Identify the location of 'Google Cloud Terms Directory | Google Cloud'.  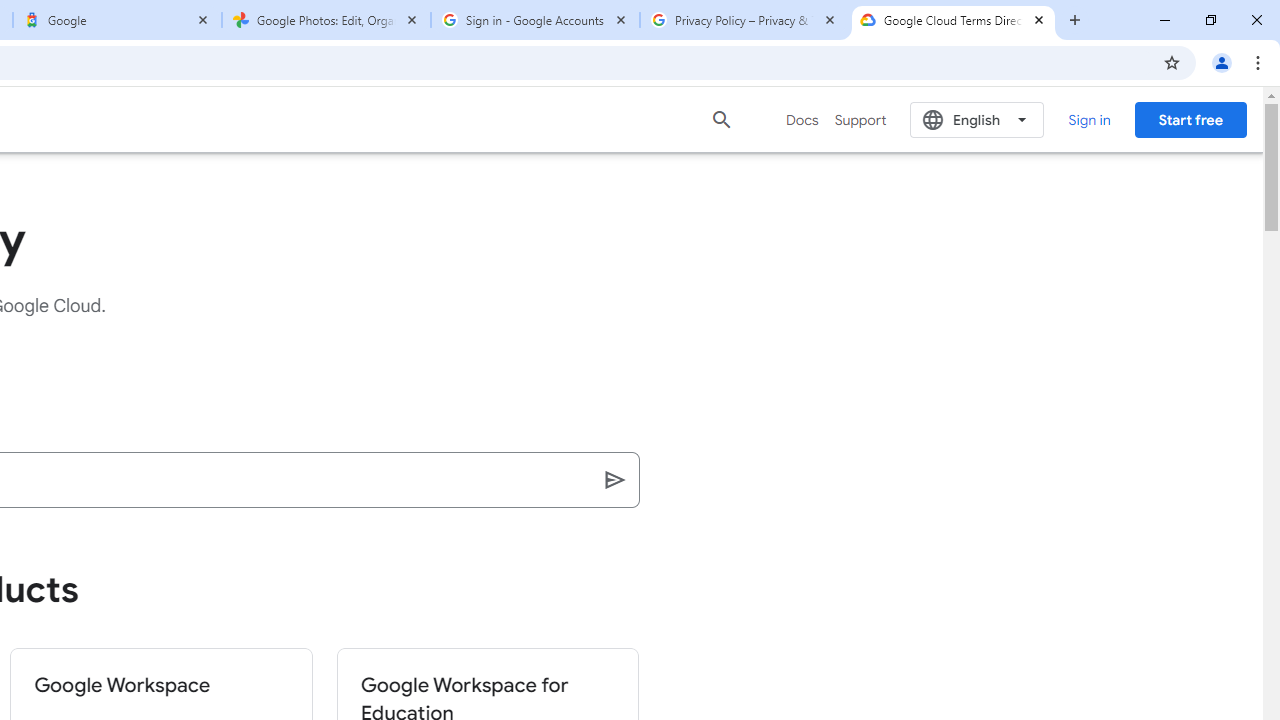
(952, 20).